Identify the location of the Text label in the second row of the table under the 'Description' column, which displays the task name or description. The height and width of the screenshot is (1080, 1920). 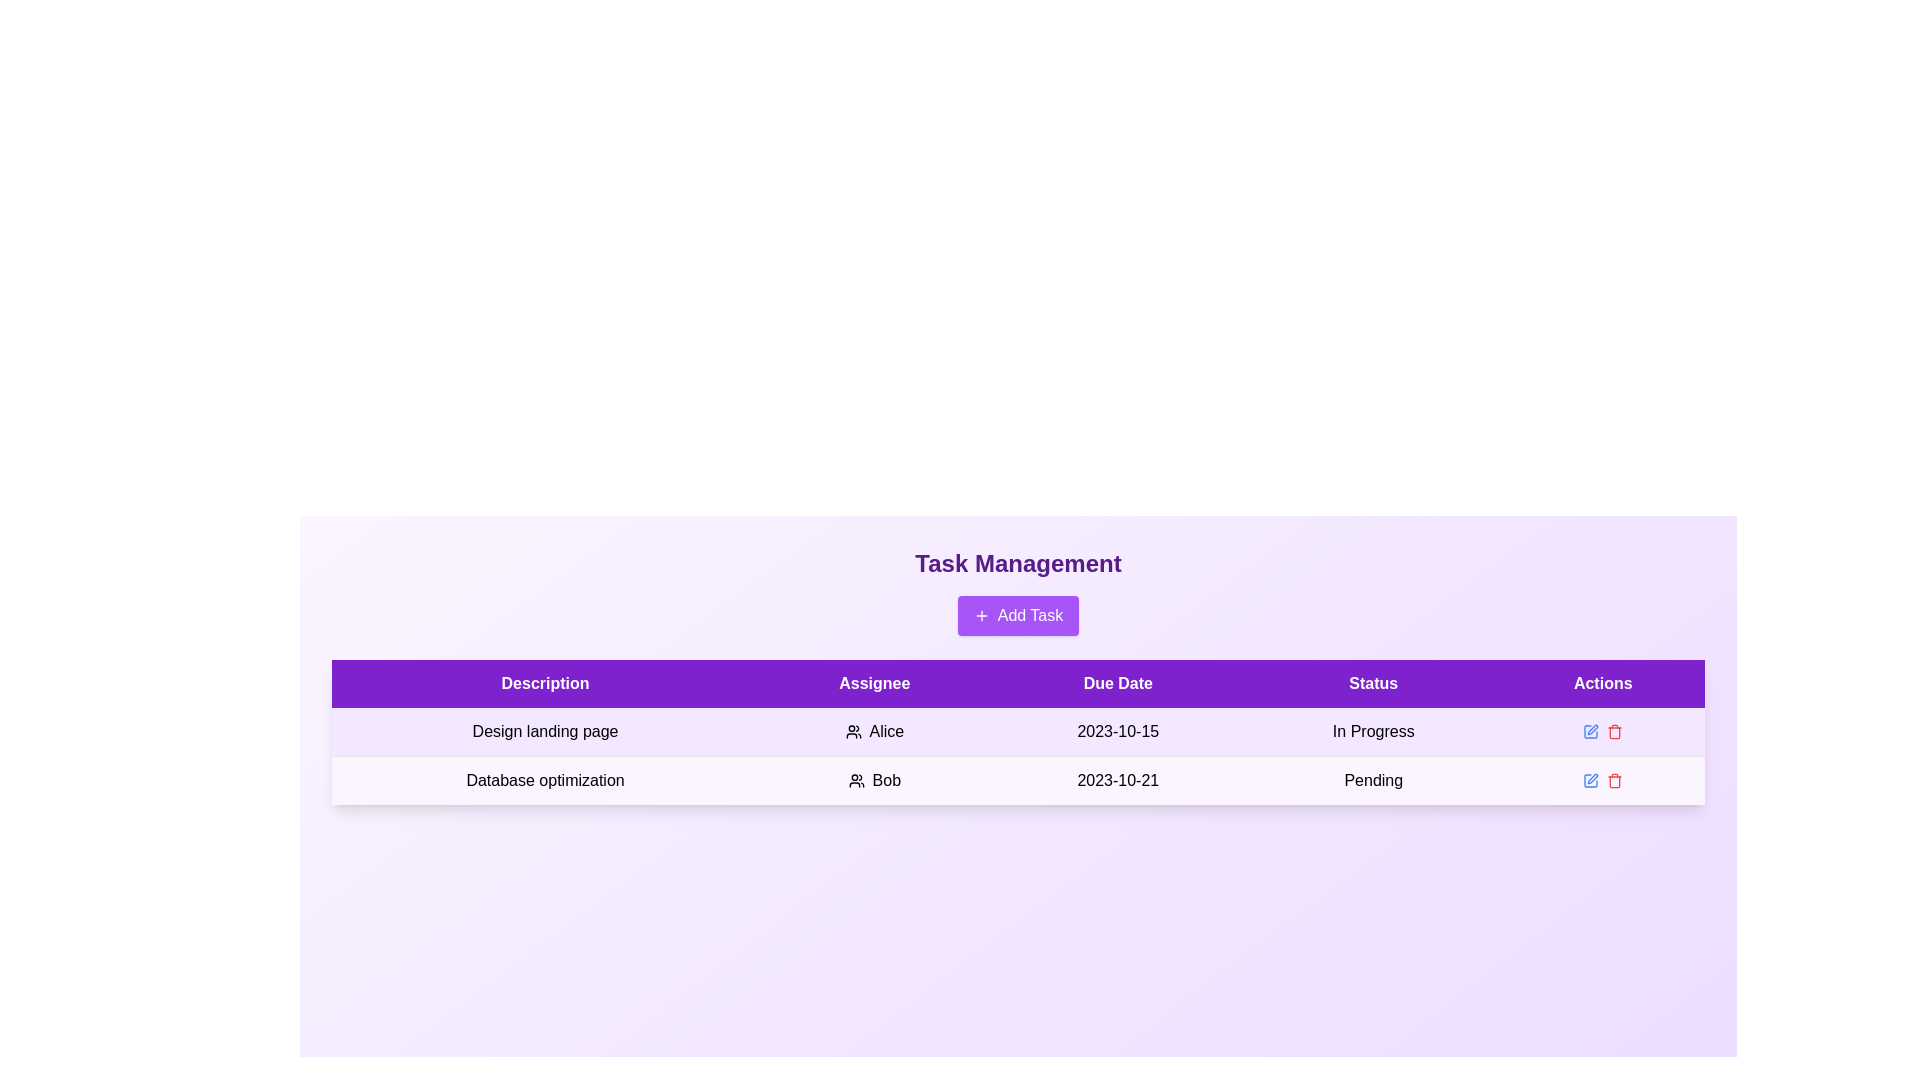
(545, 779).